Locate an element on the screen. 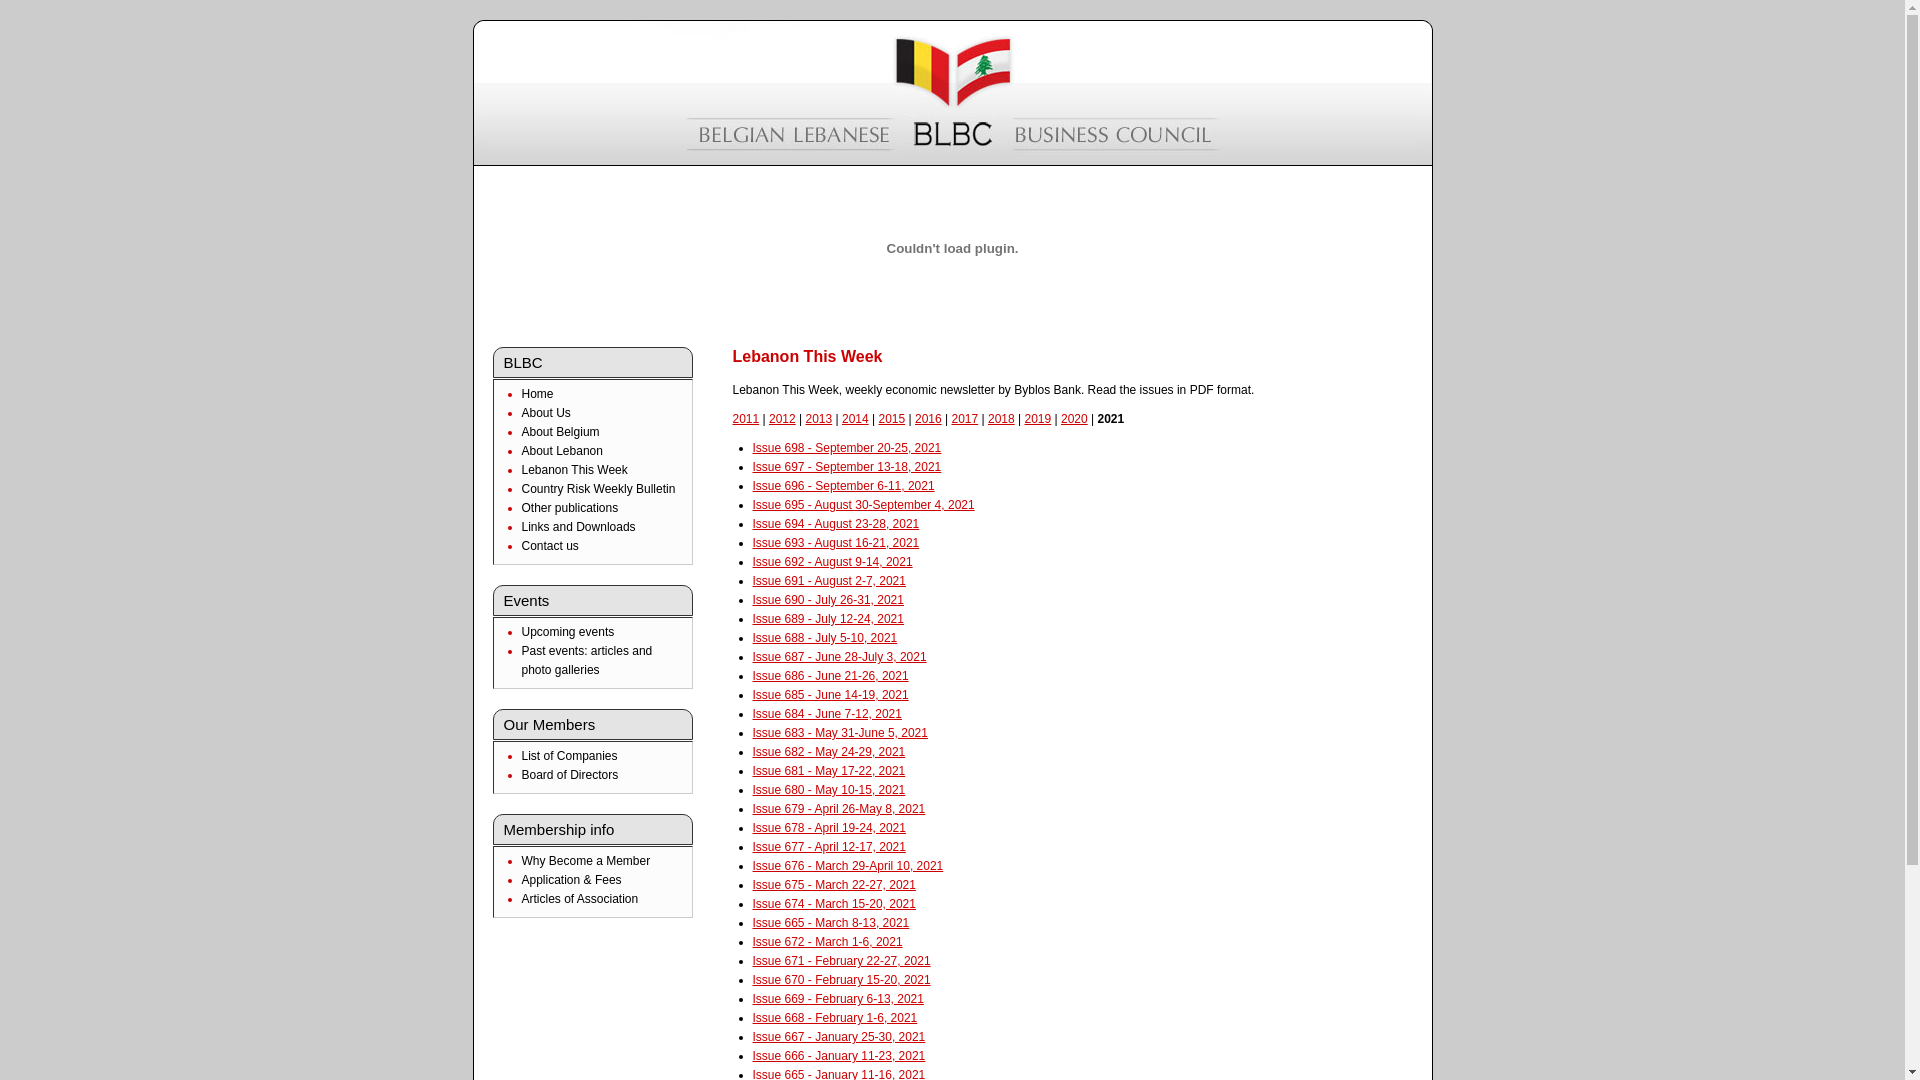 Image resolution: width=1920 pixels, height=1080 pixels. 'Issue 685 - June 14-19, 2021' is located at coordinates (830, 693).